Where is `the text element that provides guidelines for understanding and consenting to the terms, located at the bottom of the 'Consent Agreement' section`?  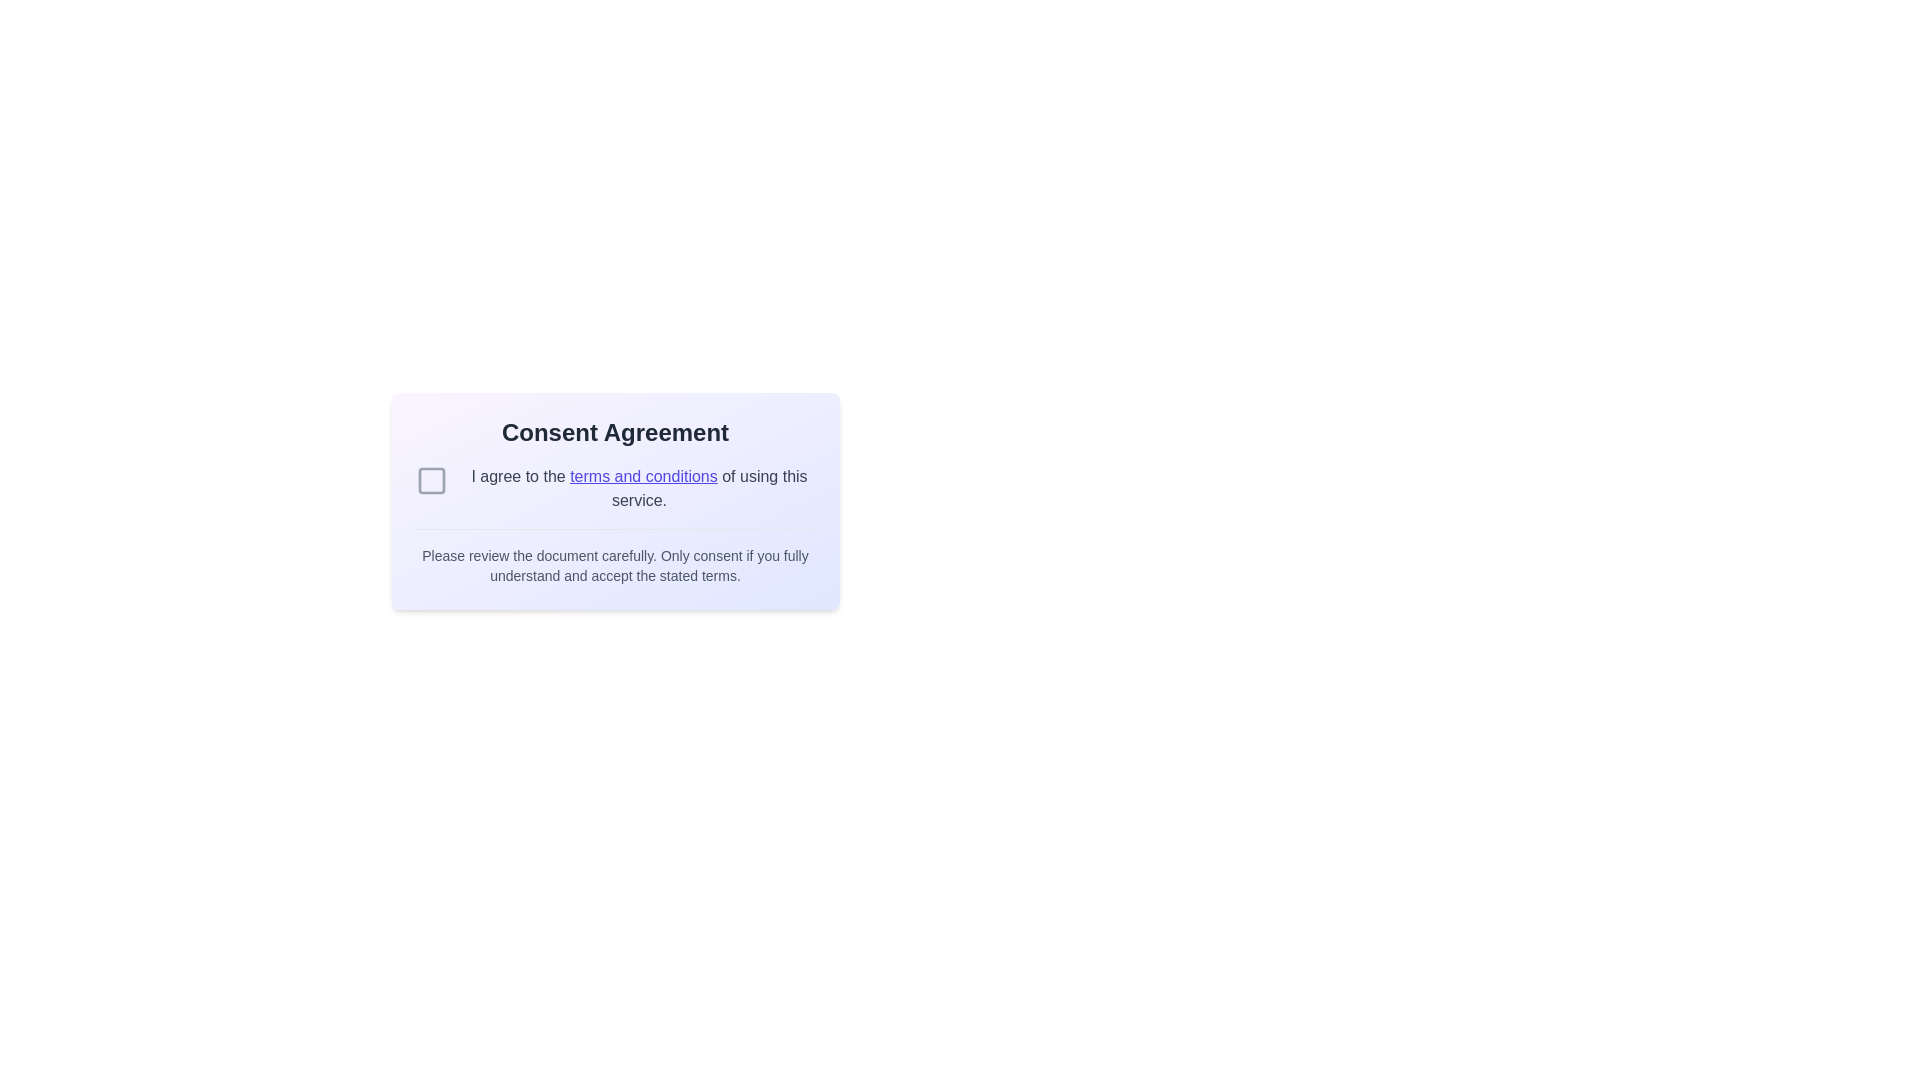 the text element that provides guidelines for understanding and consenting to the terms, located at the bottom of the 'Consent Agreement' section is located at coordinates (614, 557).